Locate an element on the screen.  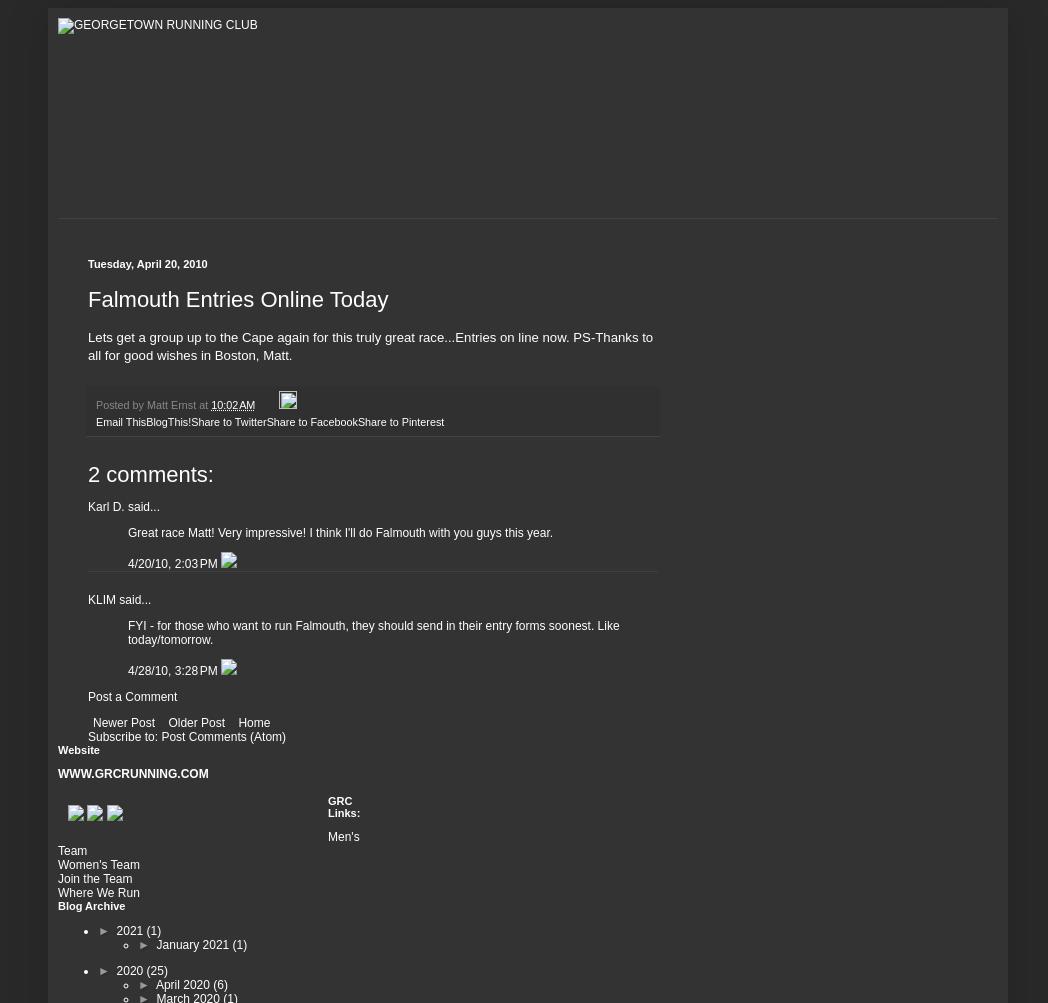
'Falmouth Entries Online Today' is located at coordinates (238, 298).